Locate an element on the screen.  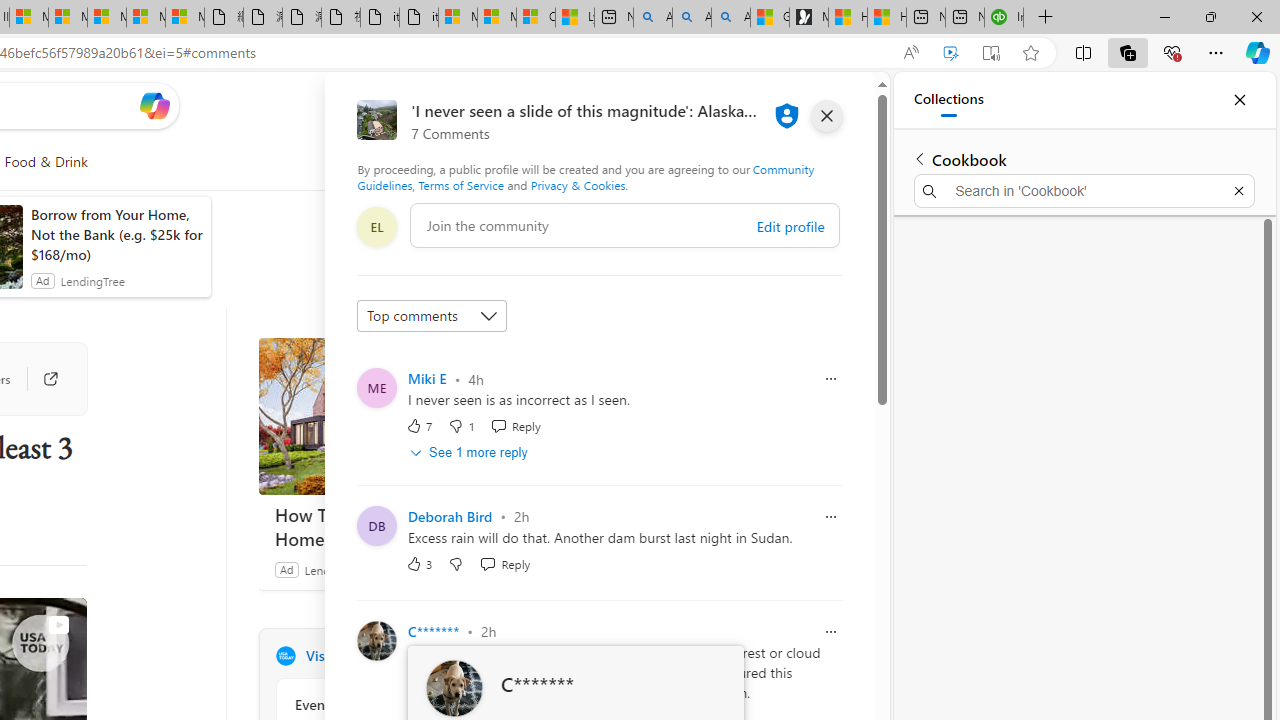
'Reply Reply Comment' is located at coordinates (505, 563).